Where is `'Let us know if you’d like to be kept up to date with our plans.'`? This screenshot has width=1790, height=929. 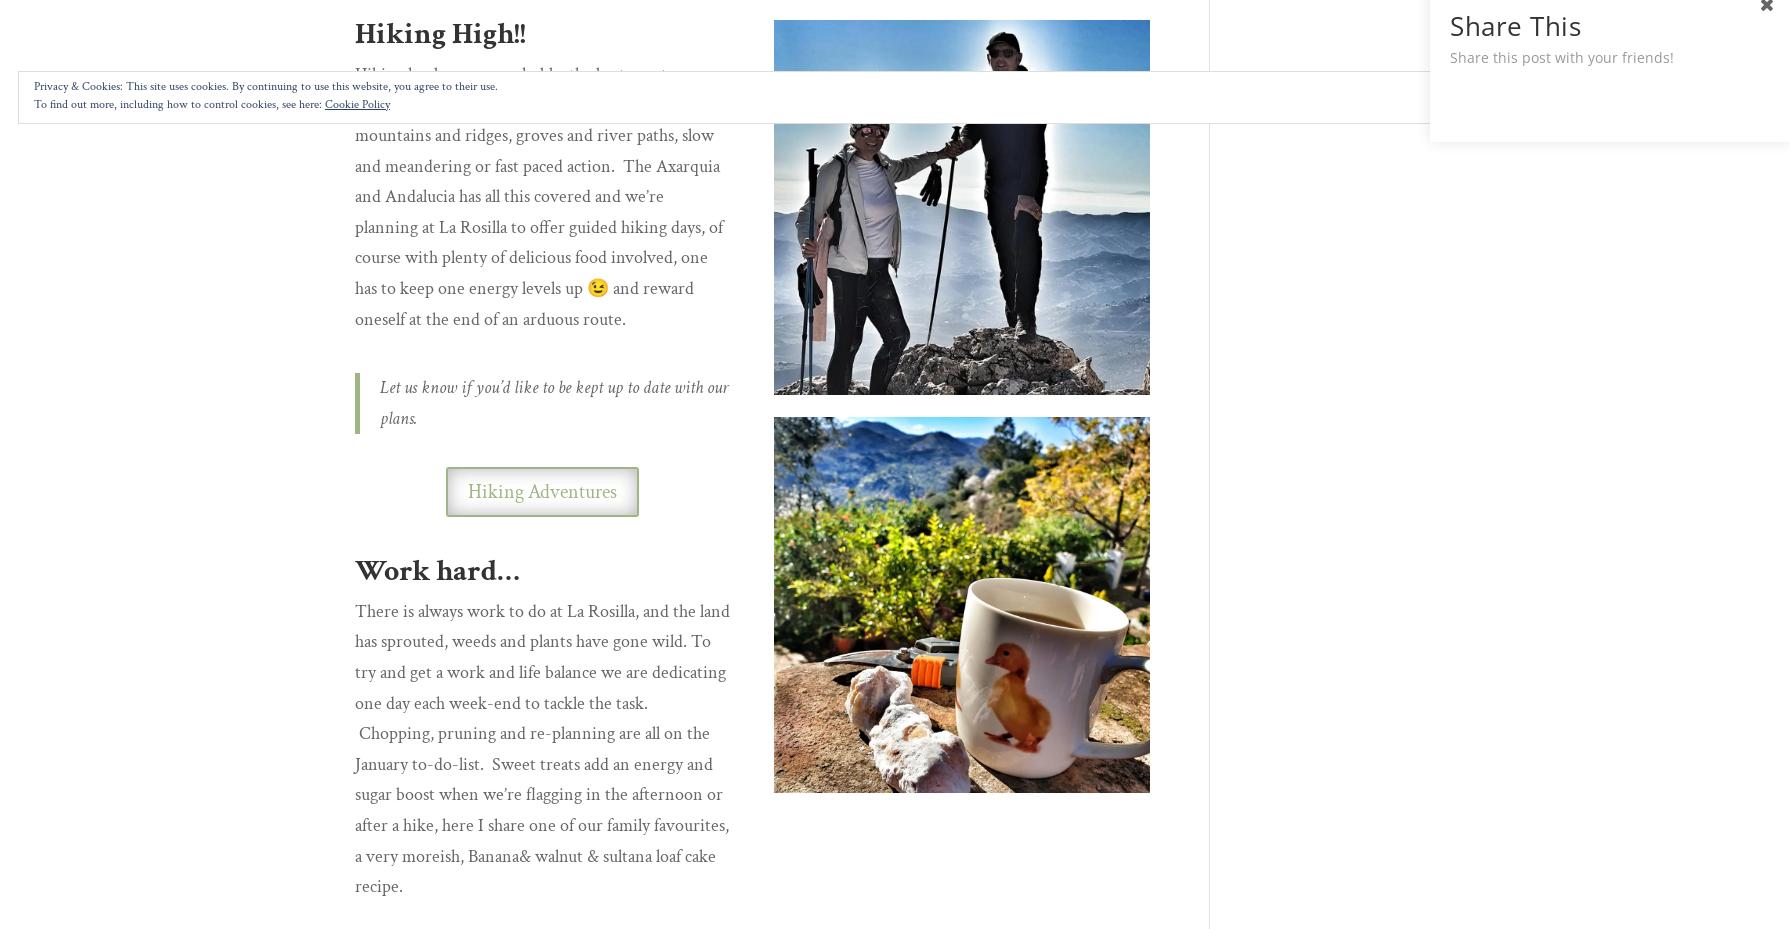 'Let us know if you’d like to be kept up to date with our plans.' is located at coordinates (553, 401).